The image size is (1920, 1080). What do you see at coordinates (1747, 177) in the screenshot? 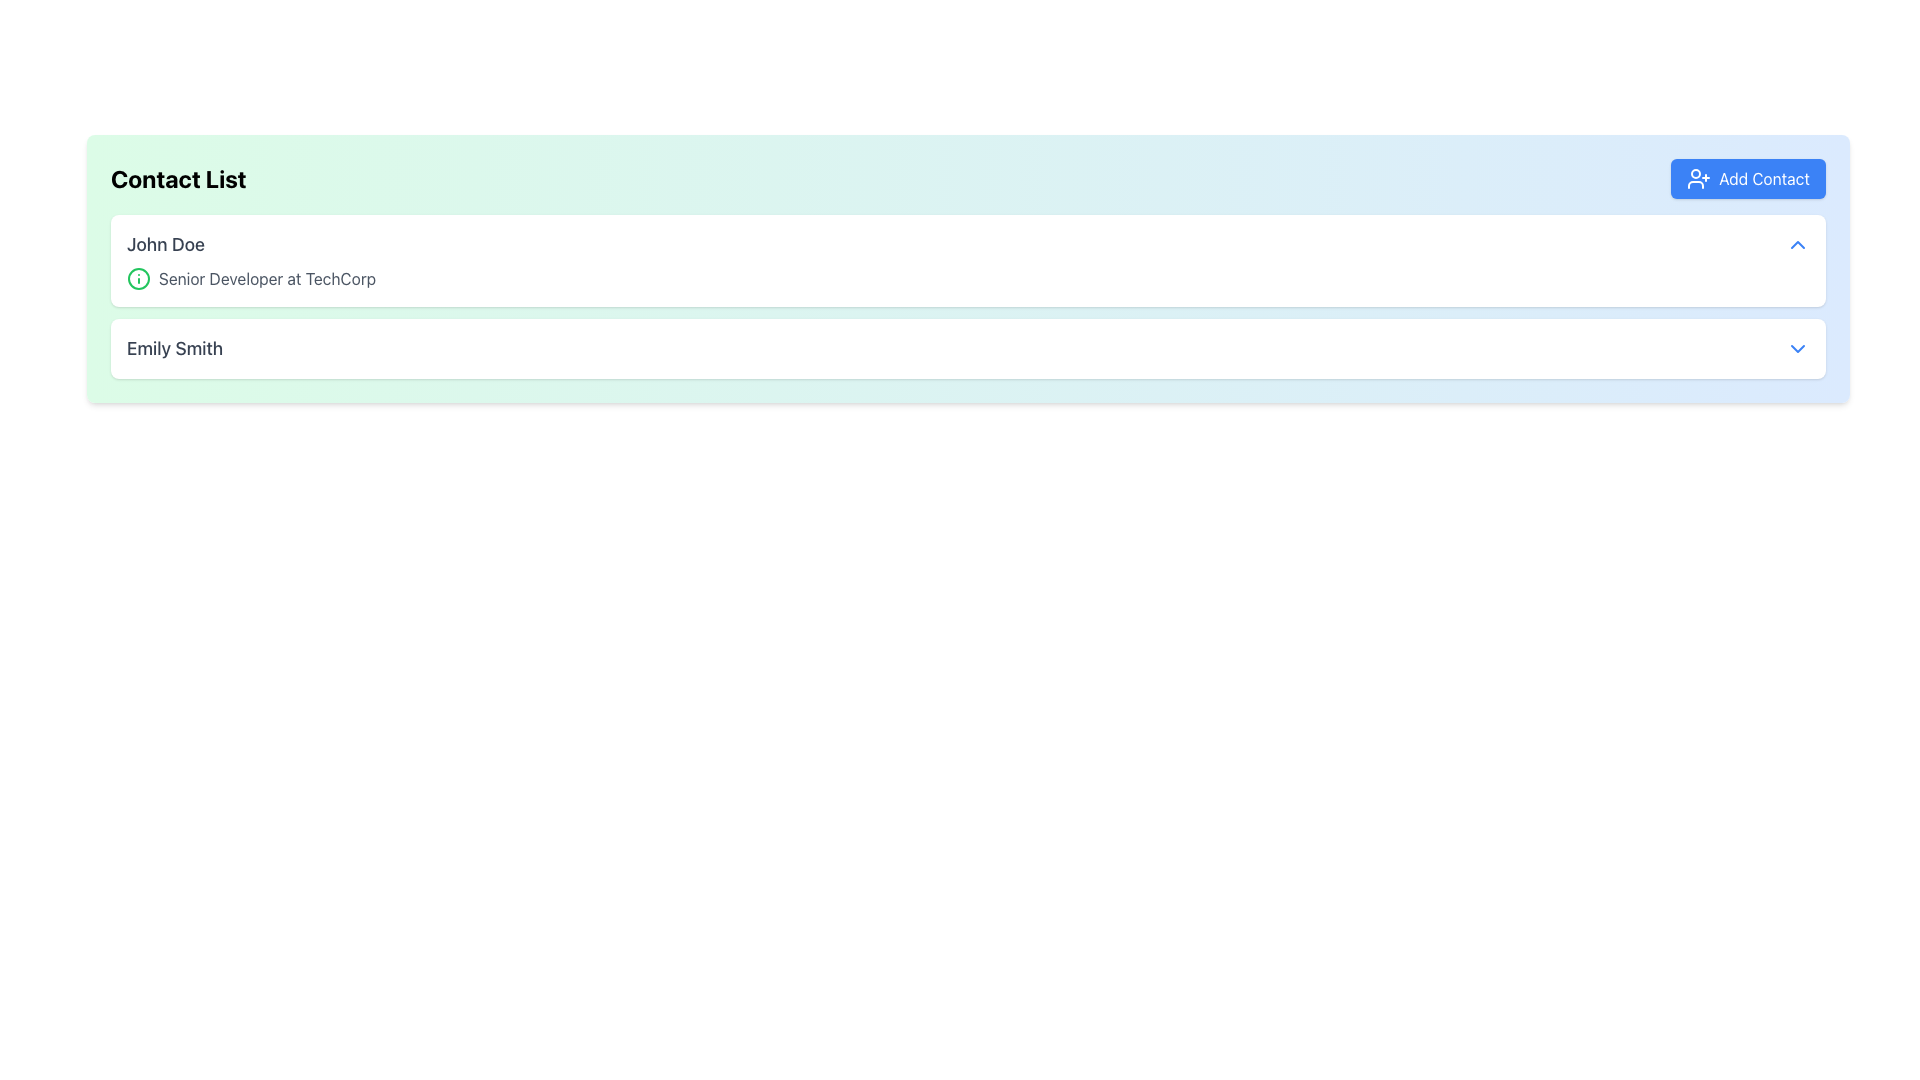
I see `the 'Add Contact' button, which has a blue background and white text, located at the top-right corner of the 'Contact List' section` at bounding box center [1747, 177].